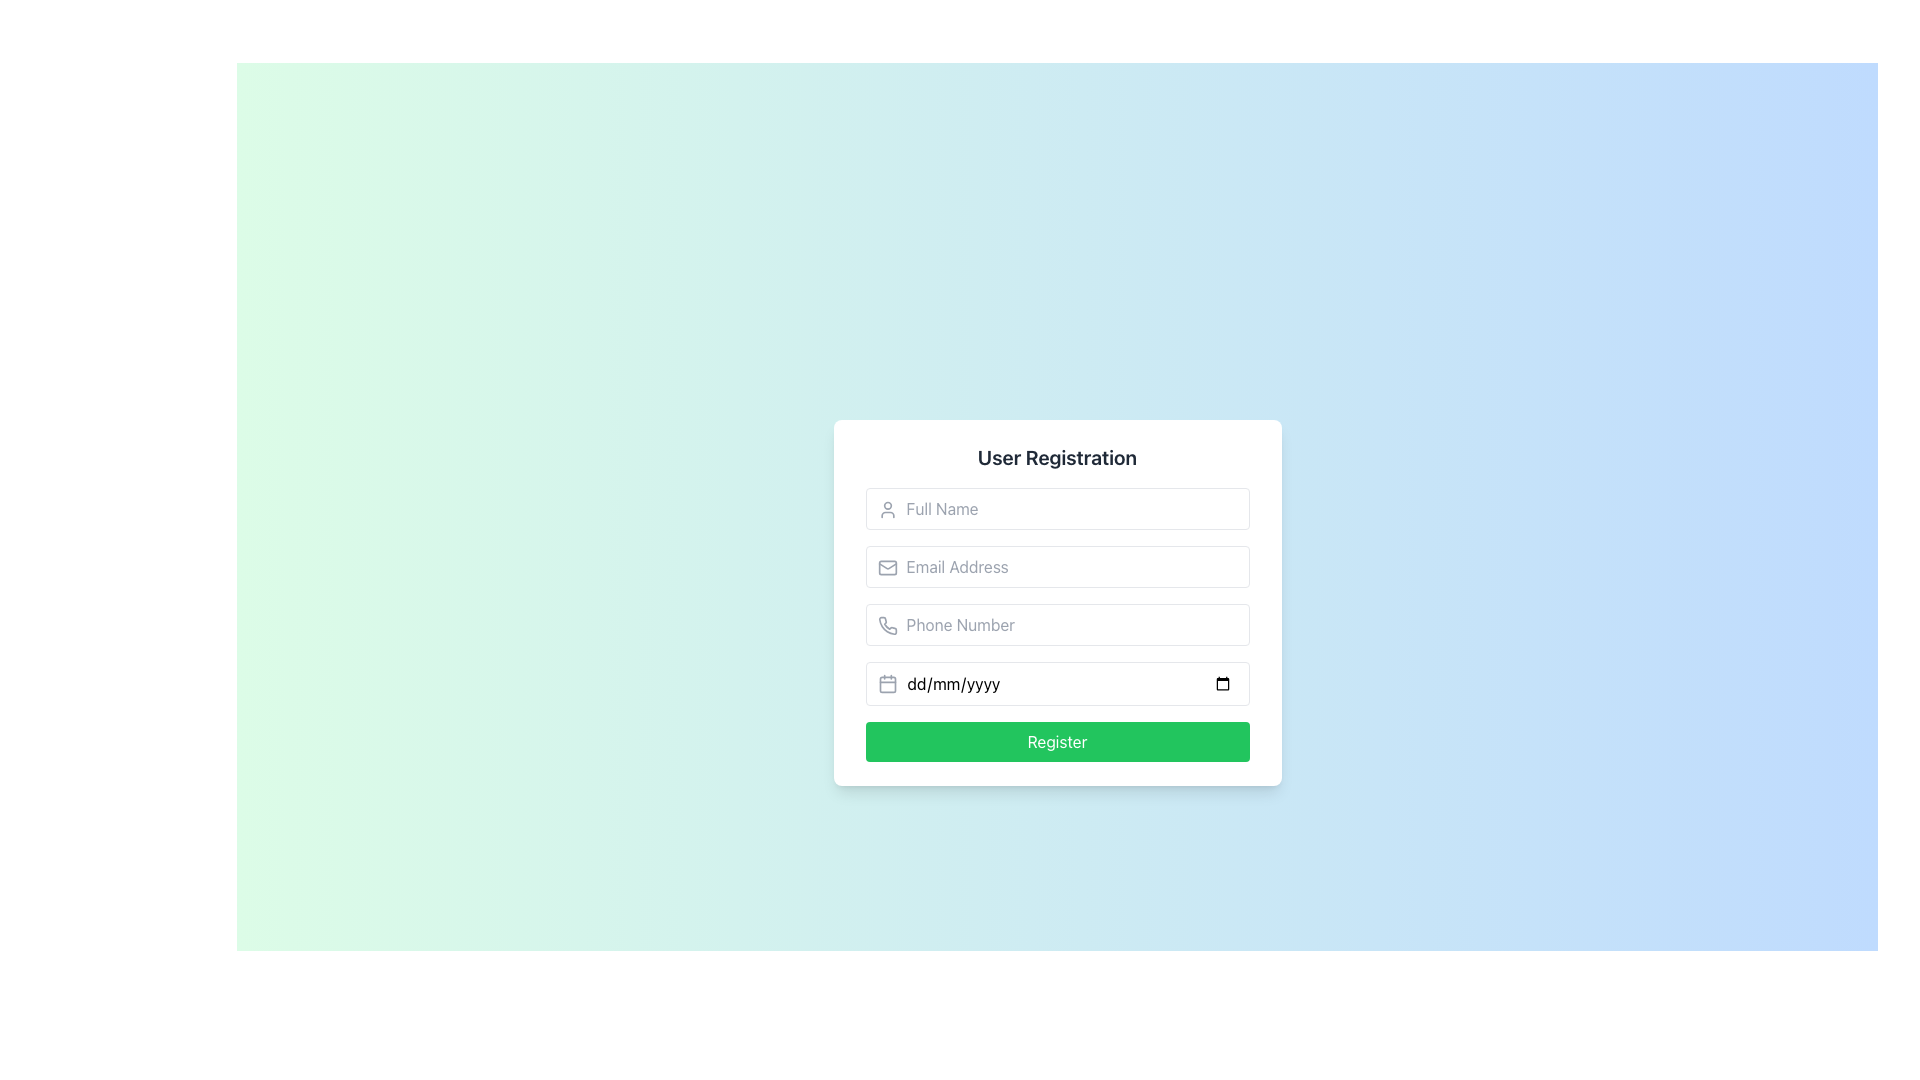 Image resolution: width=1920 pixels, height=1080 pixels. What do you see at coordinates (886, 567) in the screenshot?
I see `the decorative envelope icon located to the left of the 'Email Address' input field in the registration form` at bounding box center [886, 567].